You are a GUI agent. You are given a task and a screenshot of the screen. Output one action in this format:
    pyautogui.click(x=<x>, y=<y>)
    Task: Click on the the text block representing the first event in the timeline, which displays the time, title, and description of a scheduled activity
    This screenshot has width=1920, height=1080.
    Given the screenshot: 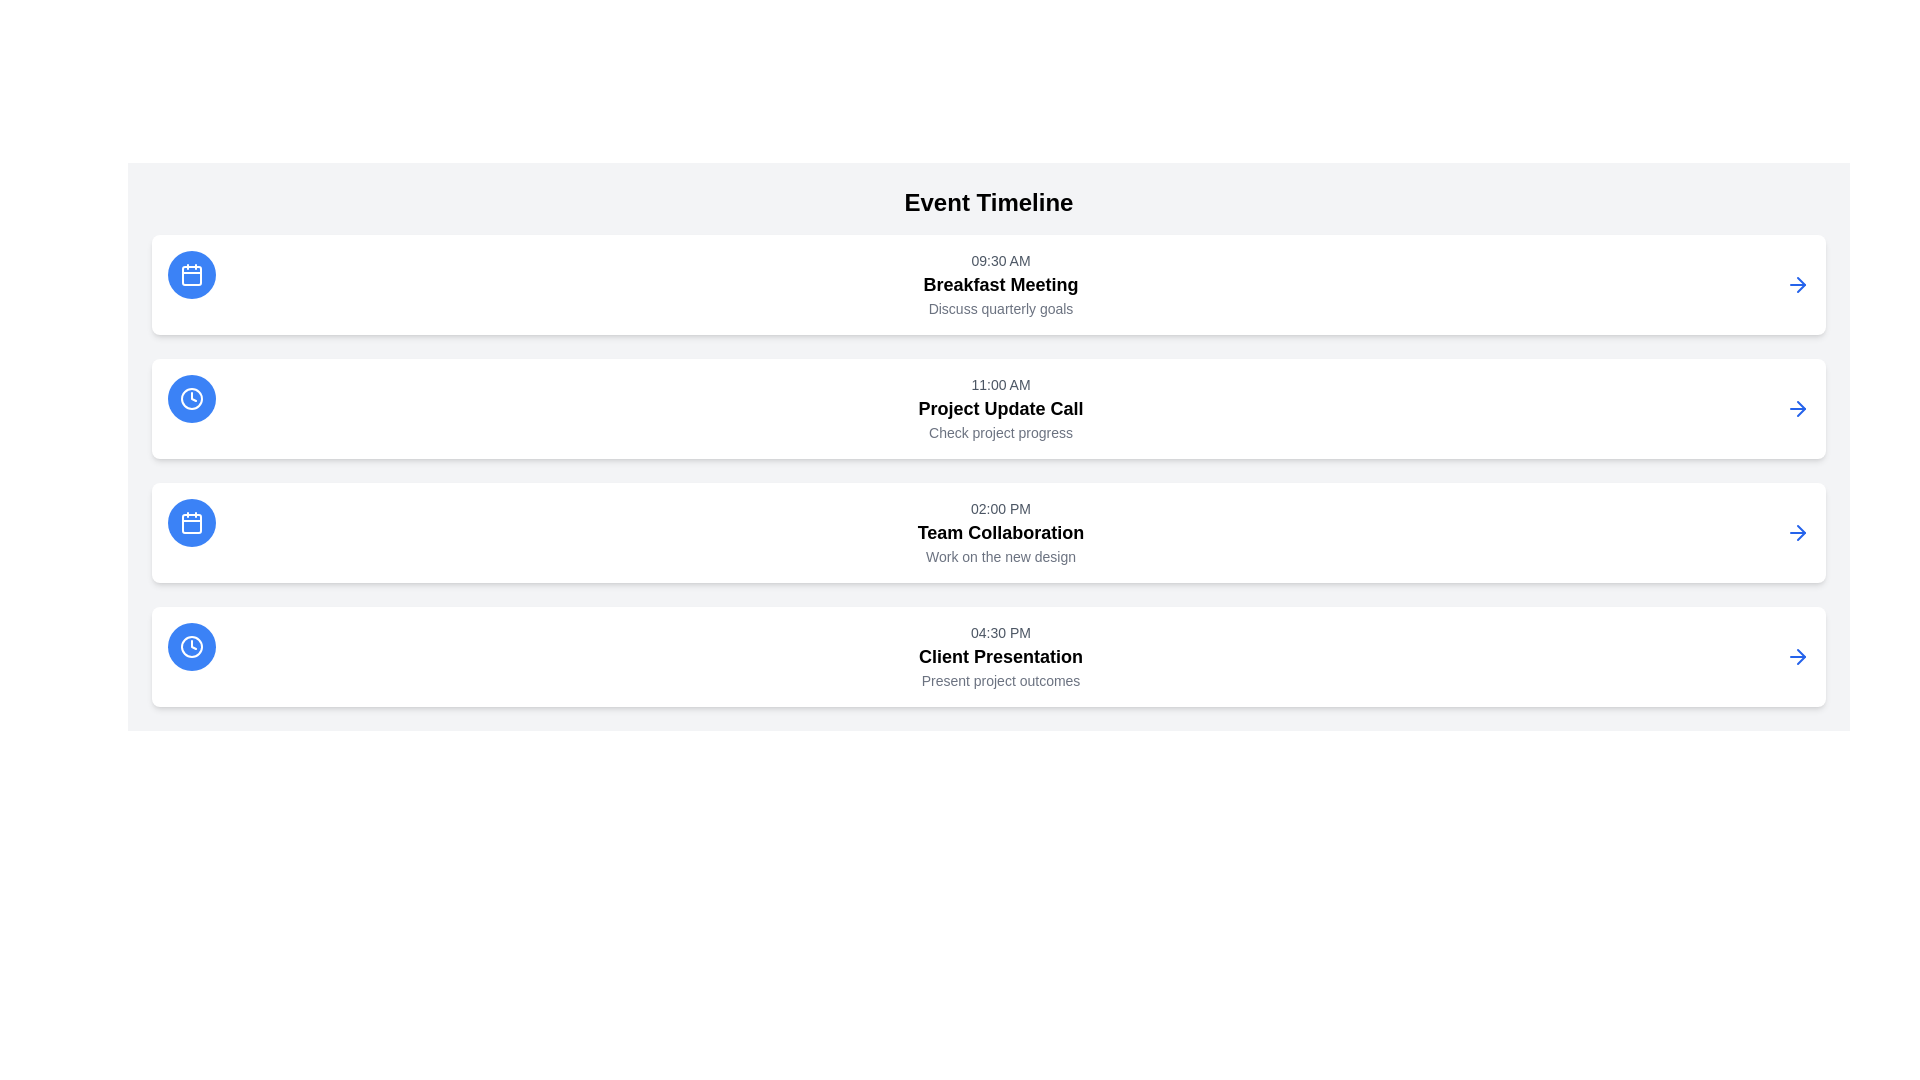 What is the action you would take?
    pyautogui.click(x=1001, y=285)
    